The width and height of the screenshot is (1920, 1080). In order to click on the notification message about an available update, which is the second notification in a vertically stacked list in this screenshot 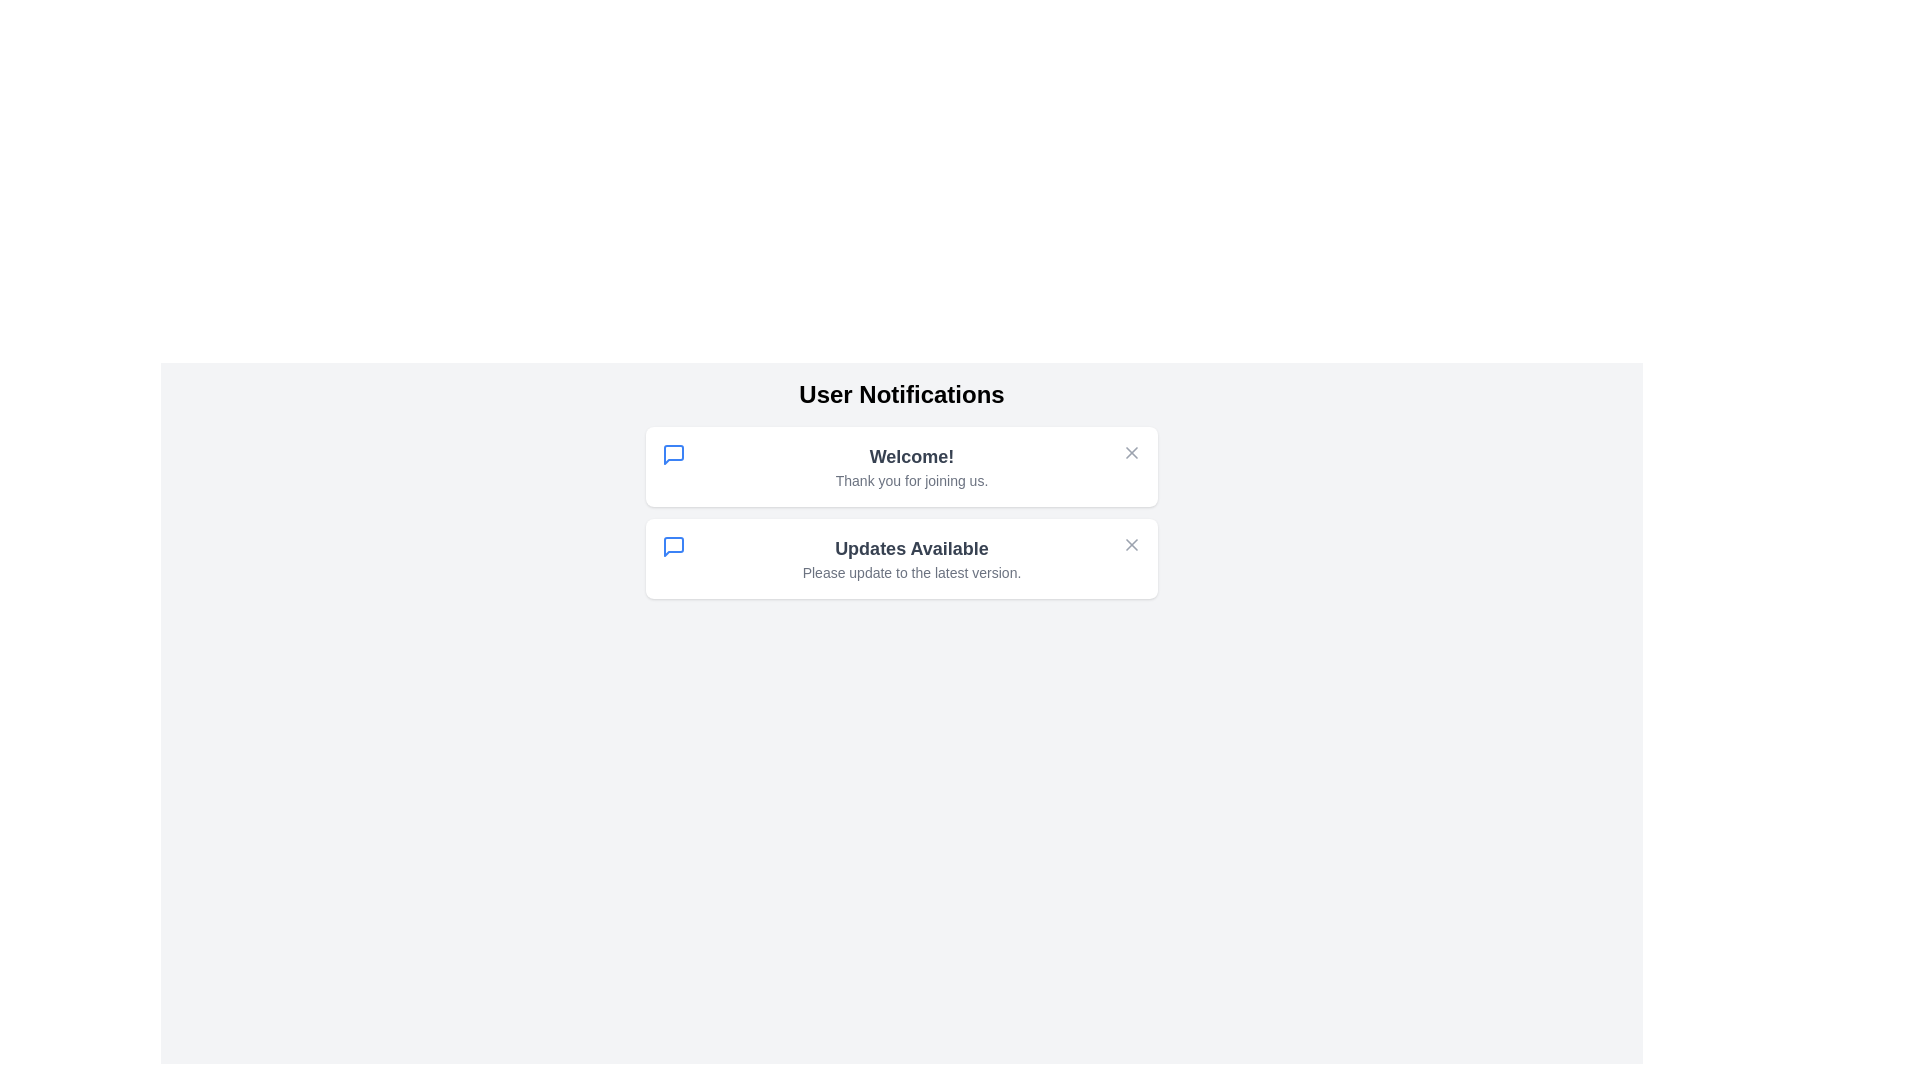, I will do `click(911, 559)`.